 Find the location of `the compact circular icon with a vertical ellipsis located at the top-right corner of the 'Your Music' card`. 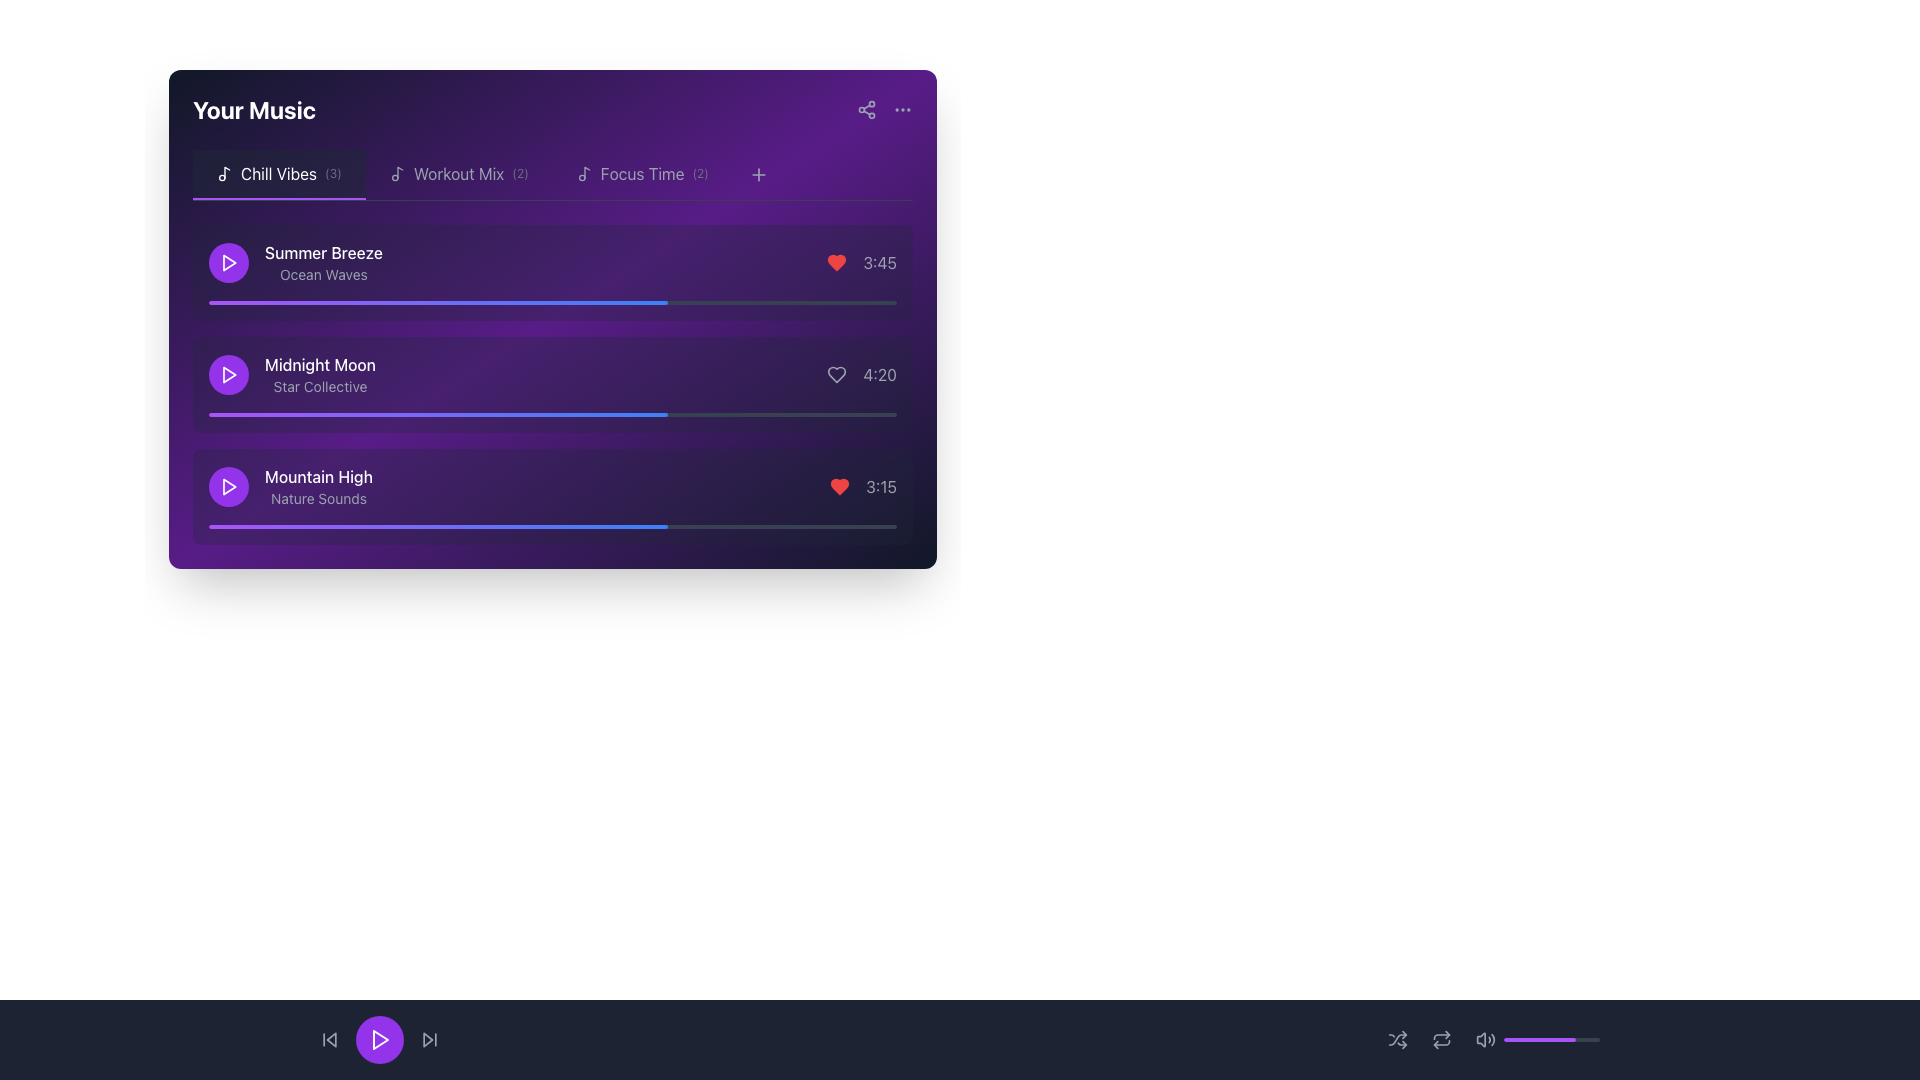

the compact circular icon with a vertical ellipsis located at the top-right corner of the 'Your Music' card is located at coordinates (901, 110).